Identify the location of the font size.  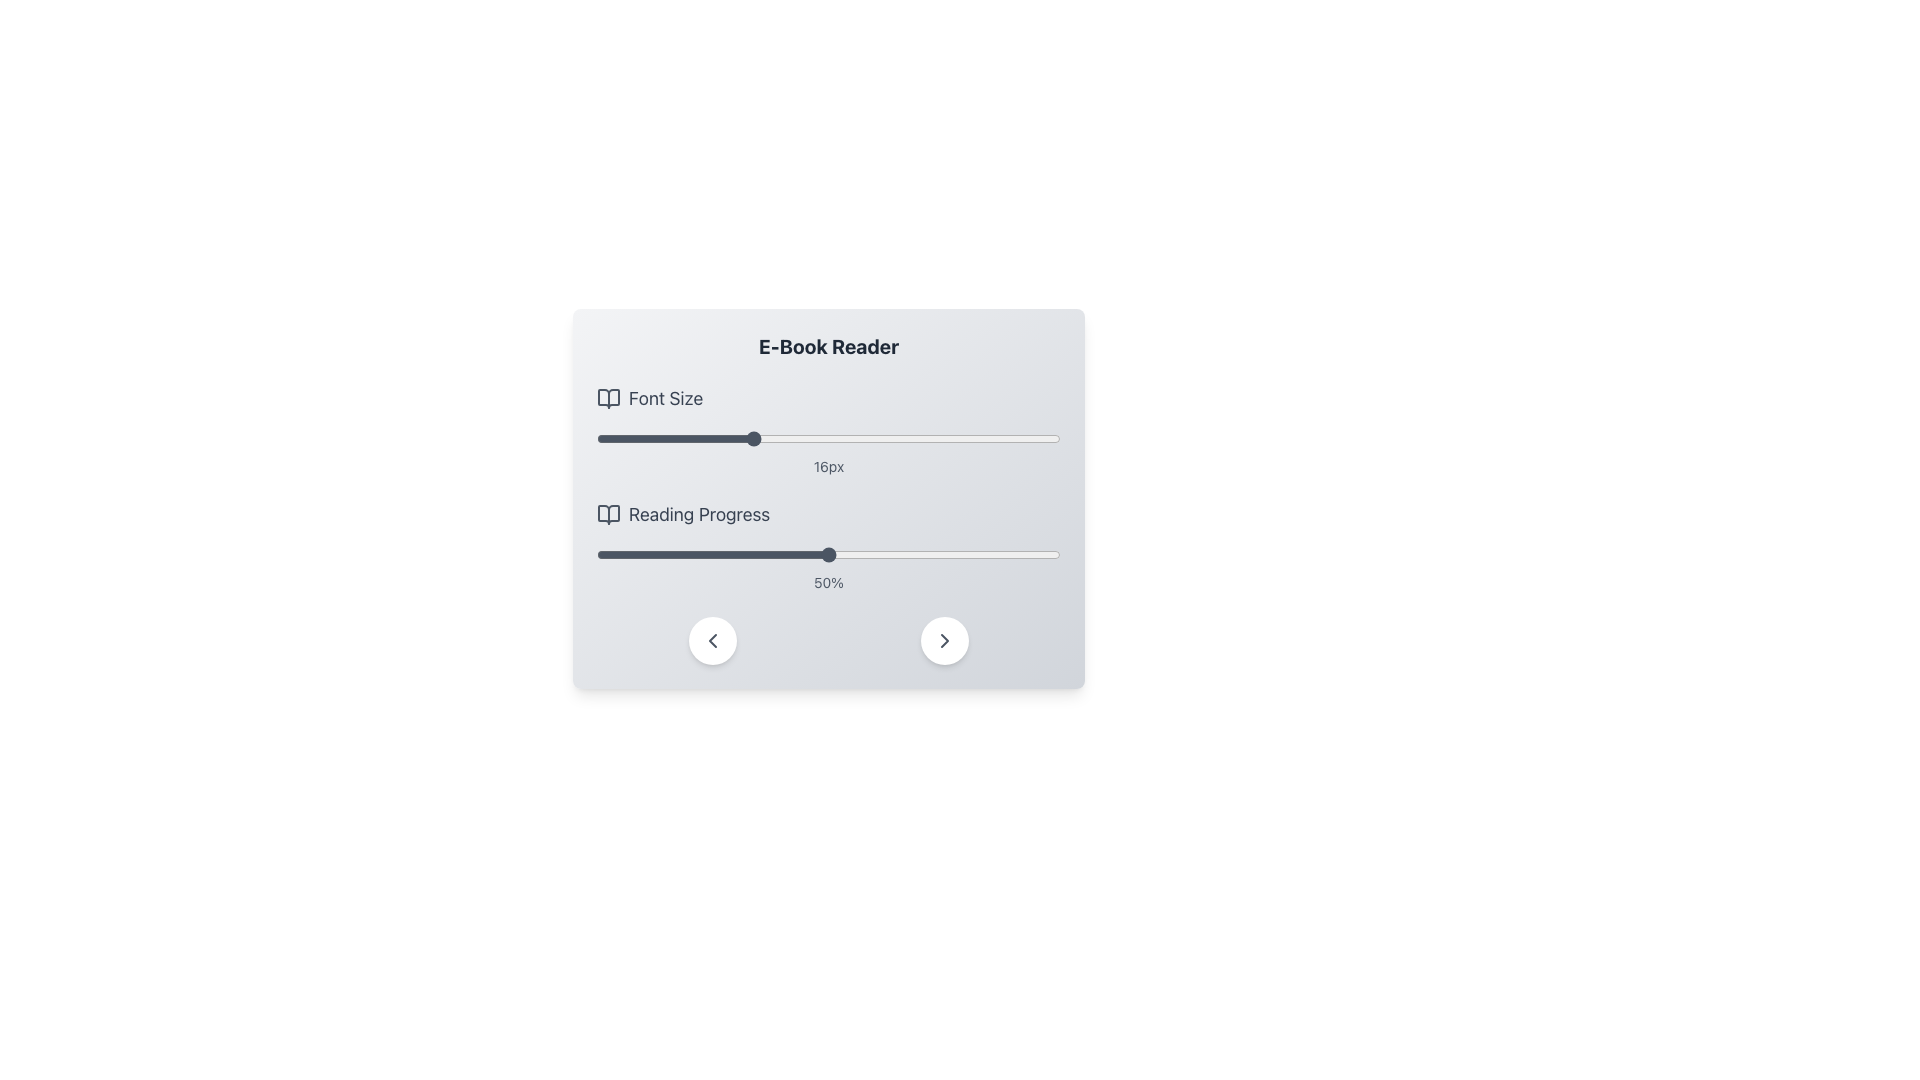
(595, 438).